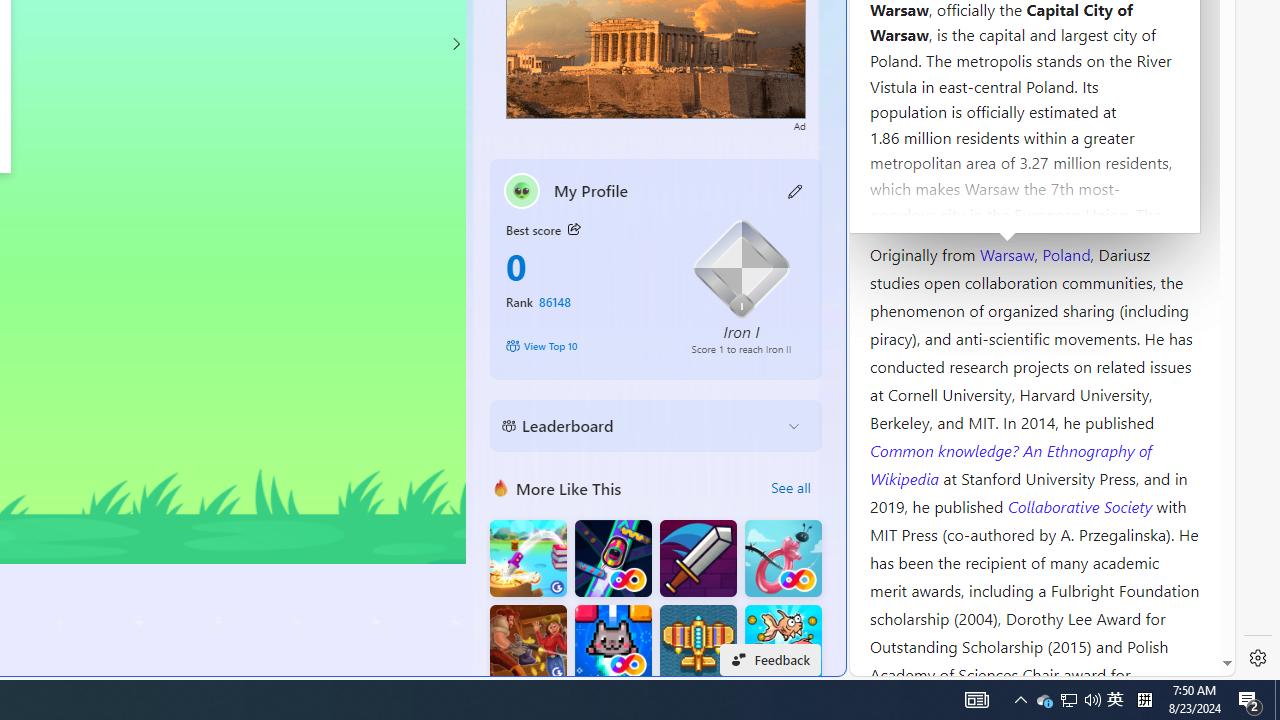  I want to click on 'Warsaw', so click(1006, 252).